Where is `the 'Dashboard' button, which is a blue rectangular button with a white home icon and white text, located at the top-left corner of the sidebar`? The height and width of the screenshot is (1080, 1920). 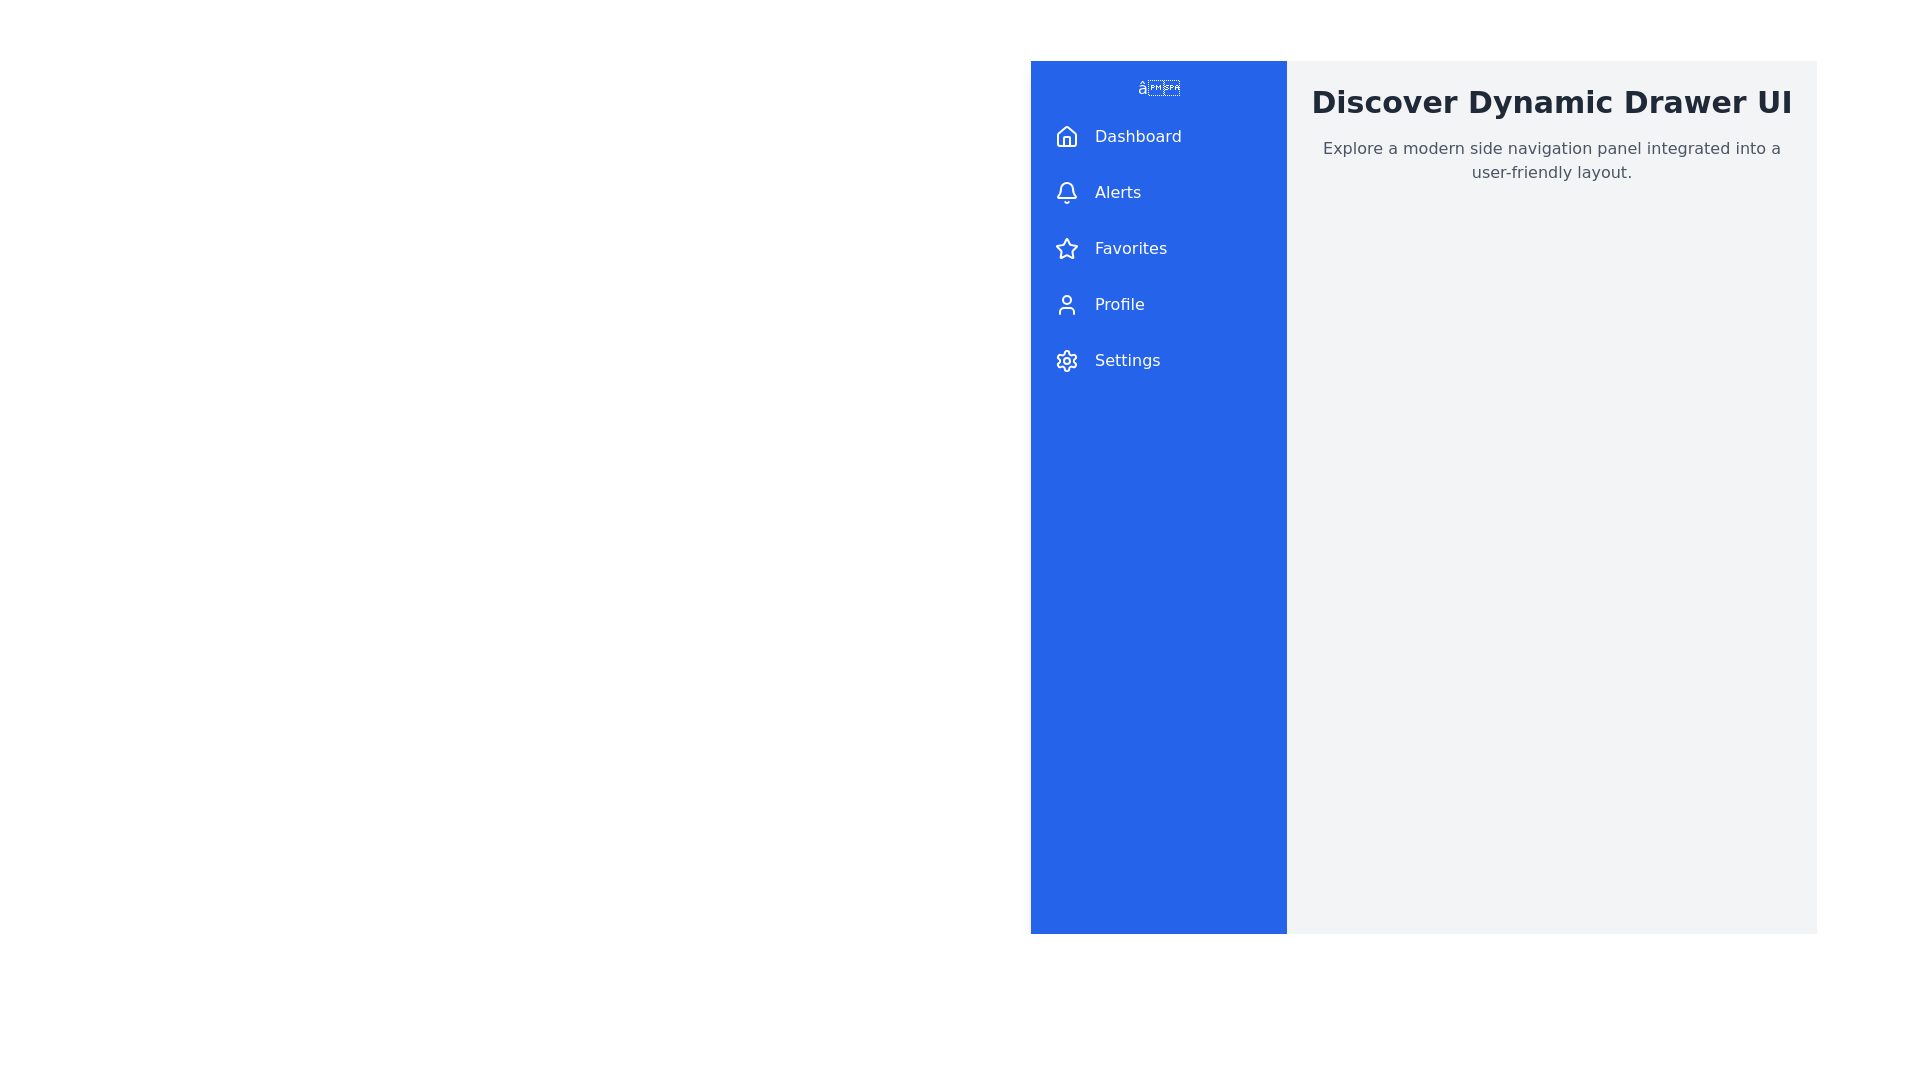 the 'Dashboard' button, which is a blue rectangular button with a white home icon and white text, located at the top-left corner of the sidebar is located at coordinates (1158, 136).